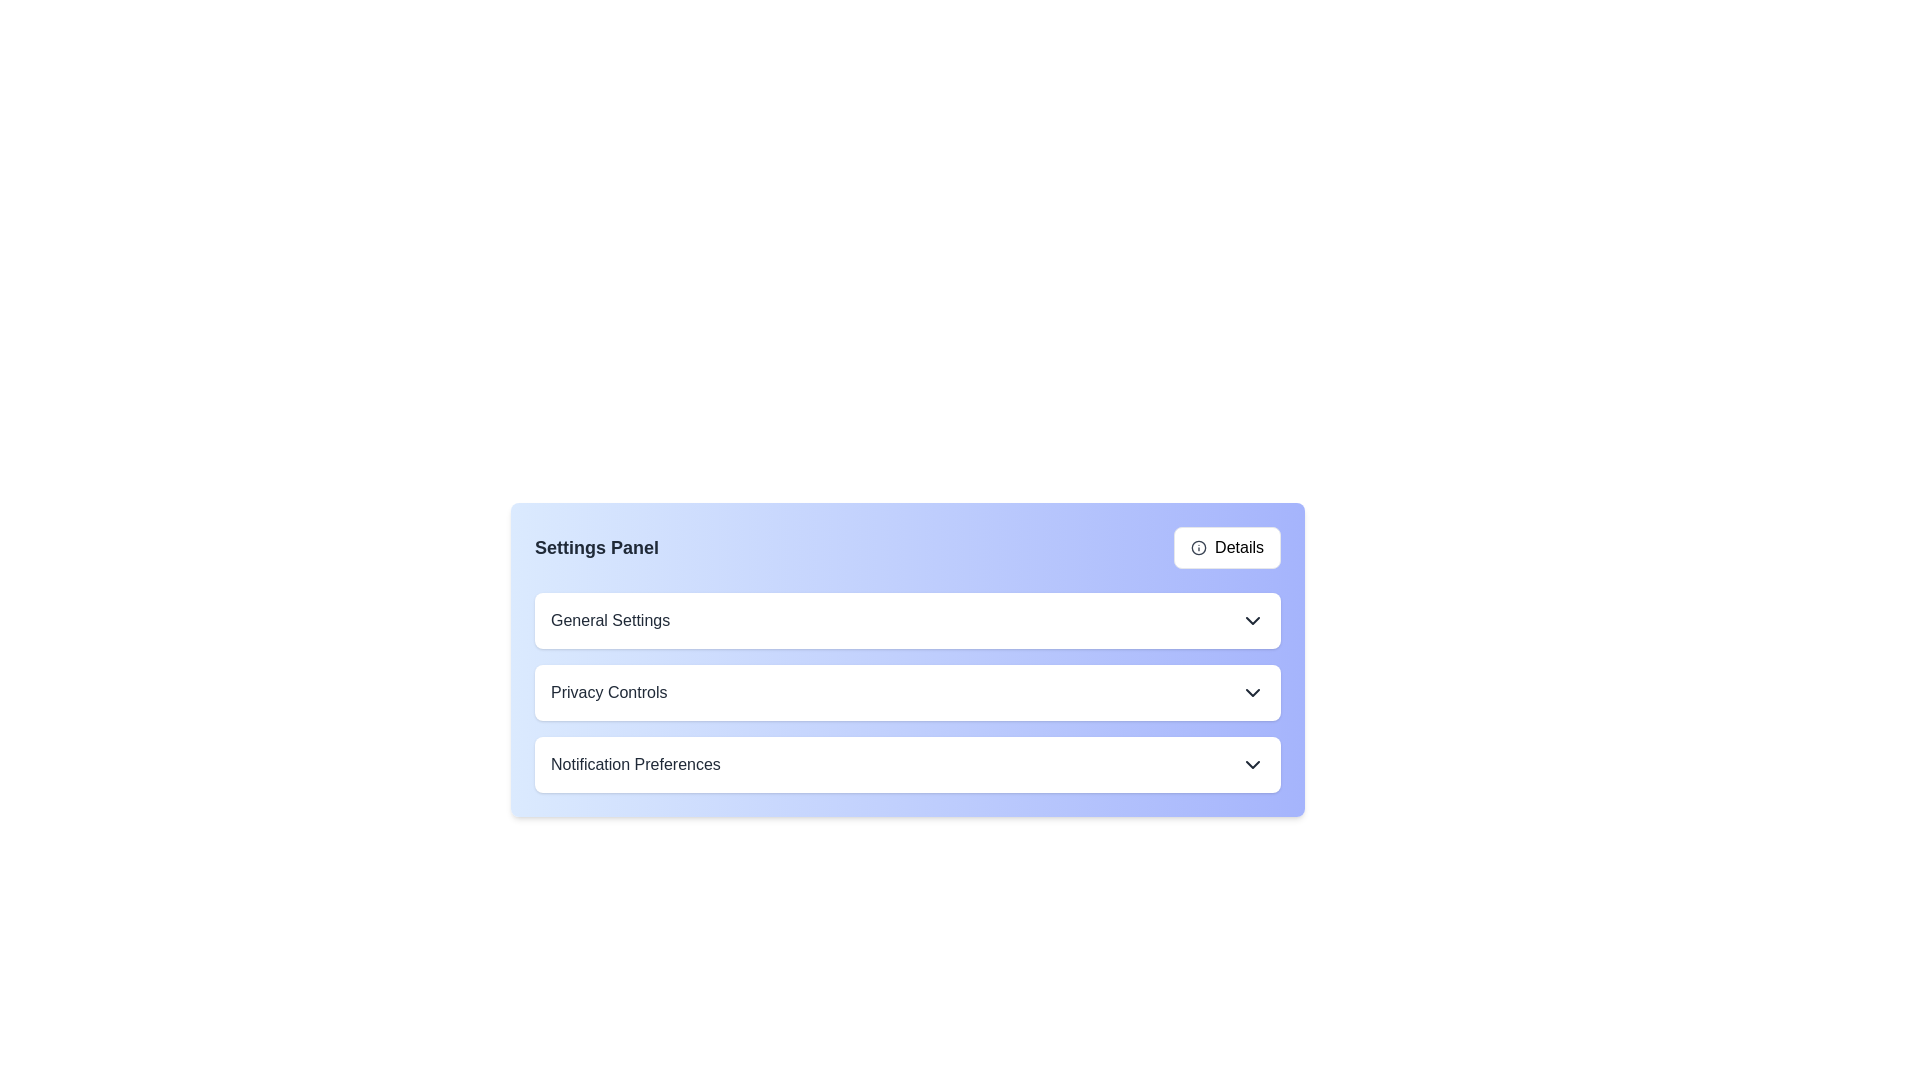  Describe the element at coordinates (1199, 547) in the screenshot. I see `the surrounding icon that contains the decorative circle in the top-right corner of the settings panel, next to the 'Details' label` at that location.